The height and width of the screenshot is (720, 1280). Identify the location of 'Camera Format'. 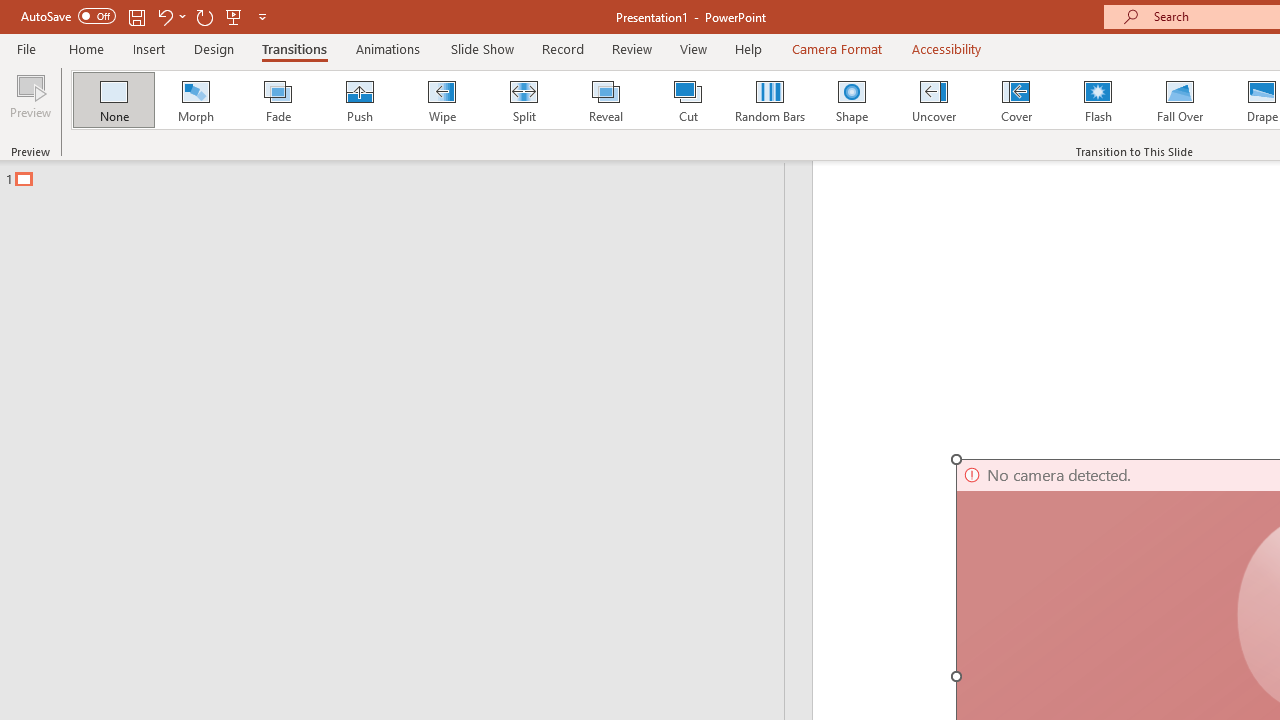
(837, 48).